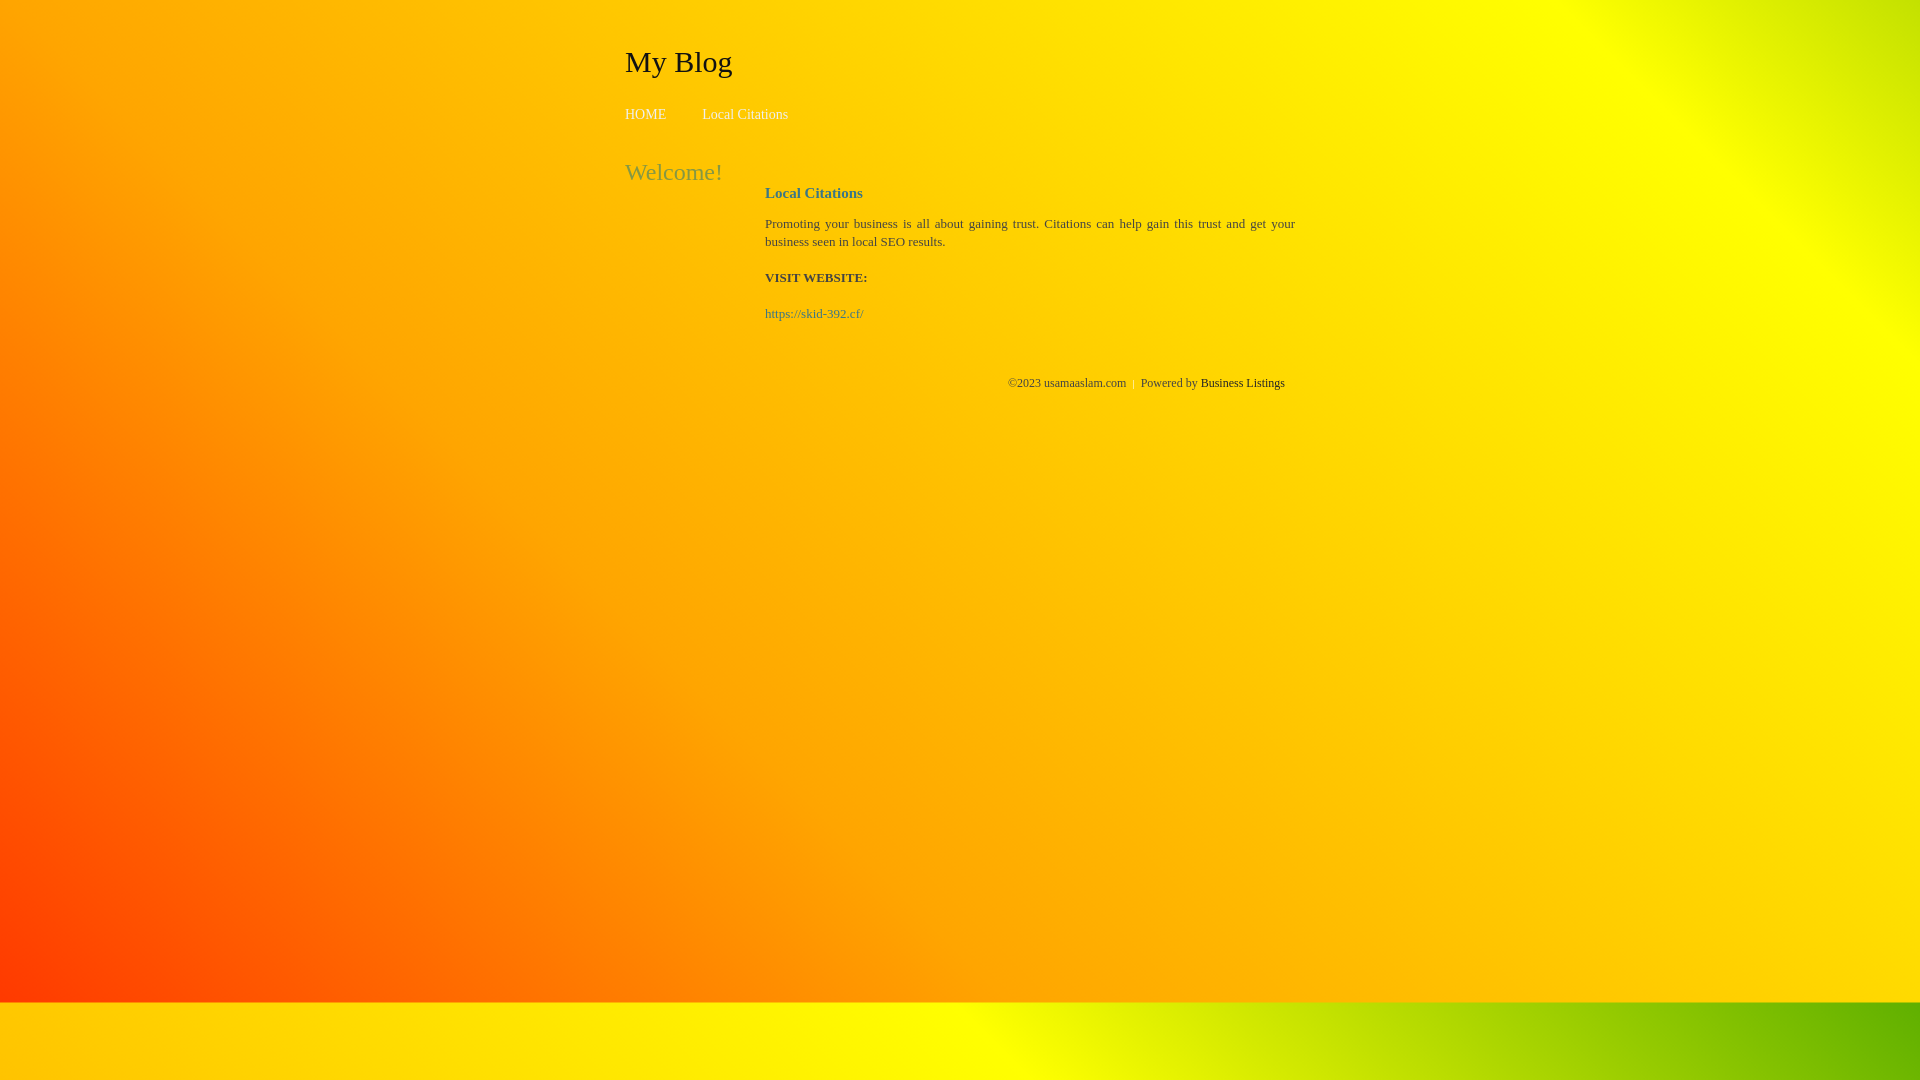  I want to click on 'HOME', so click(645, 114).